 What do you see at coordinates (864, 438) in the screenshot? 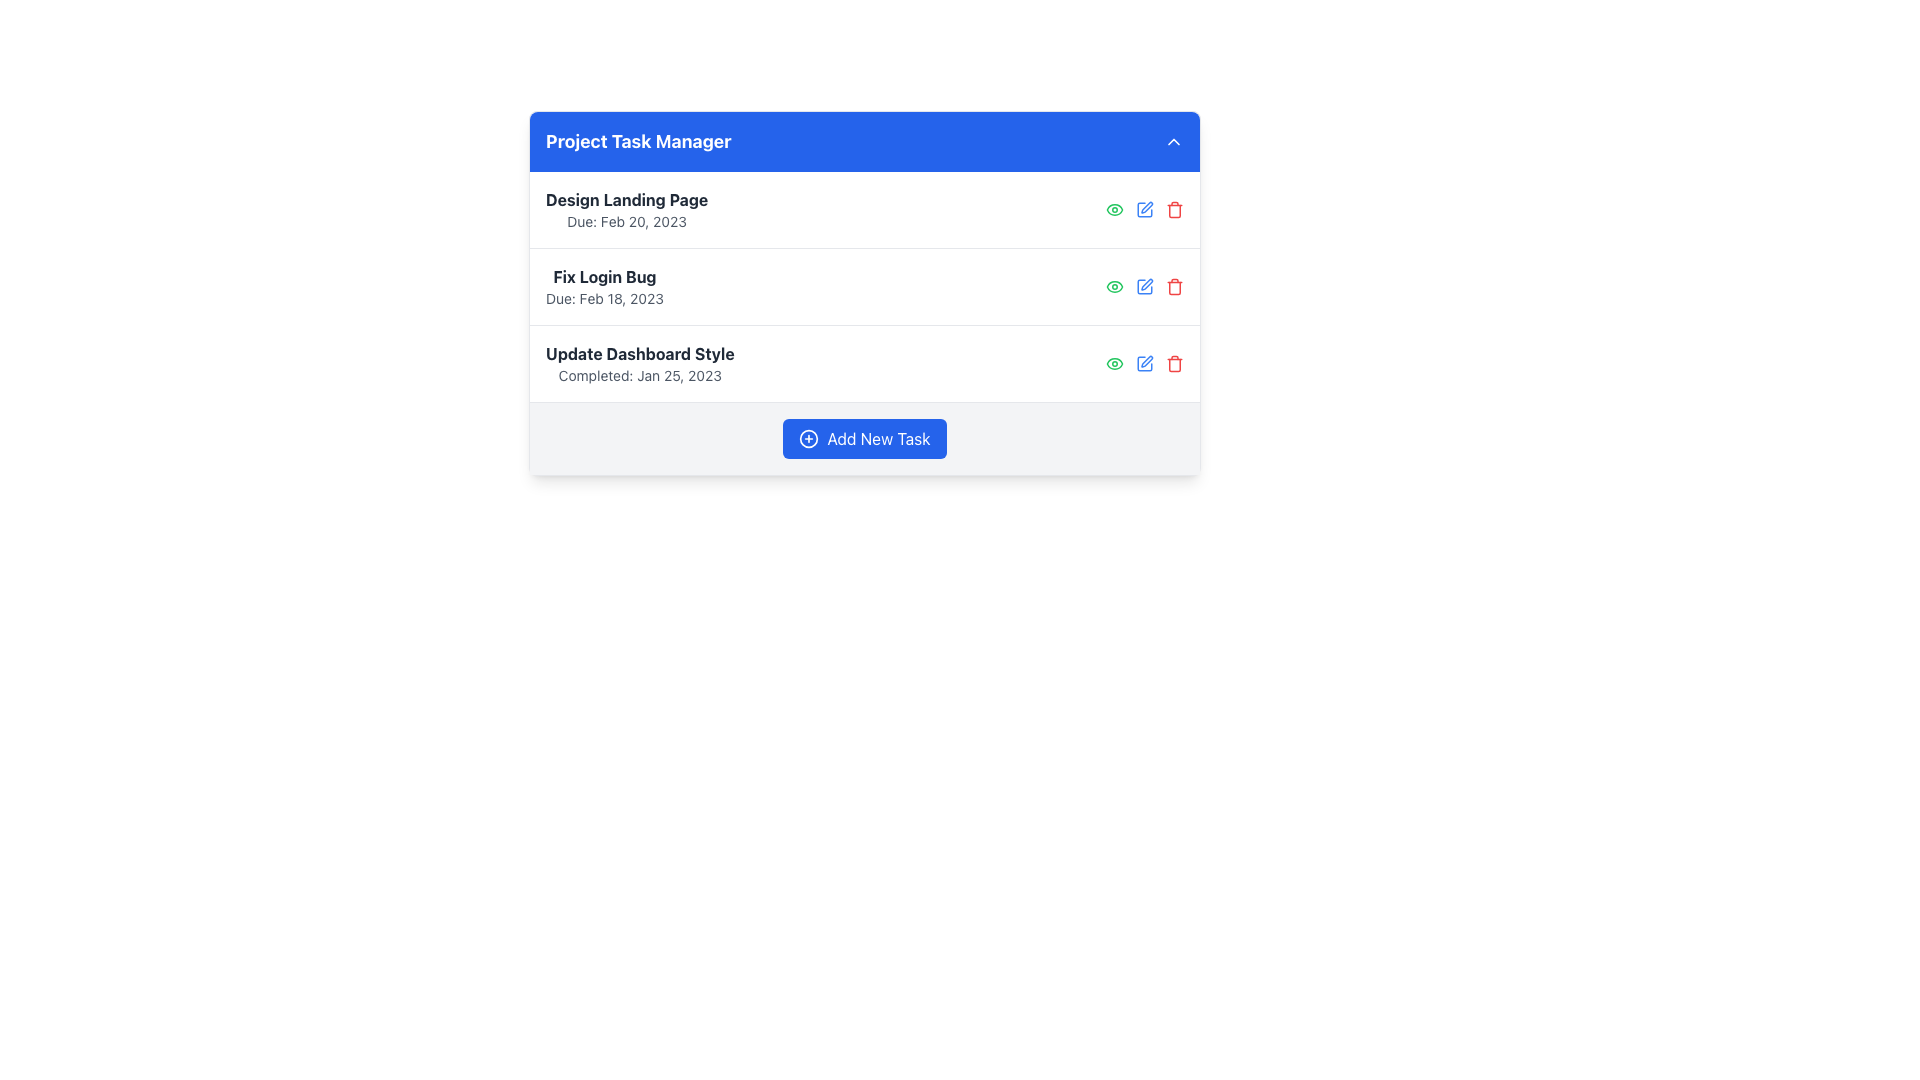
I see `the 'Add New Task' button, which has rounded corners, a blue background, and a white plus icon on the left, located centrally at the bottom of the light grey section` at bounding box center [864, 438].